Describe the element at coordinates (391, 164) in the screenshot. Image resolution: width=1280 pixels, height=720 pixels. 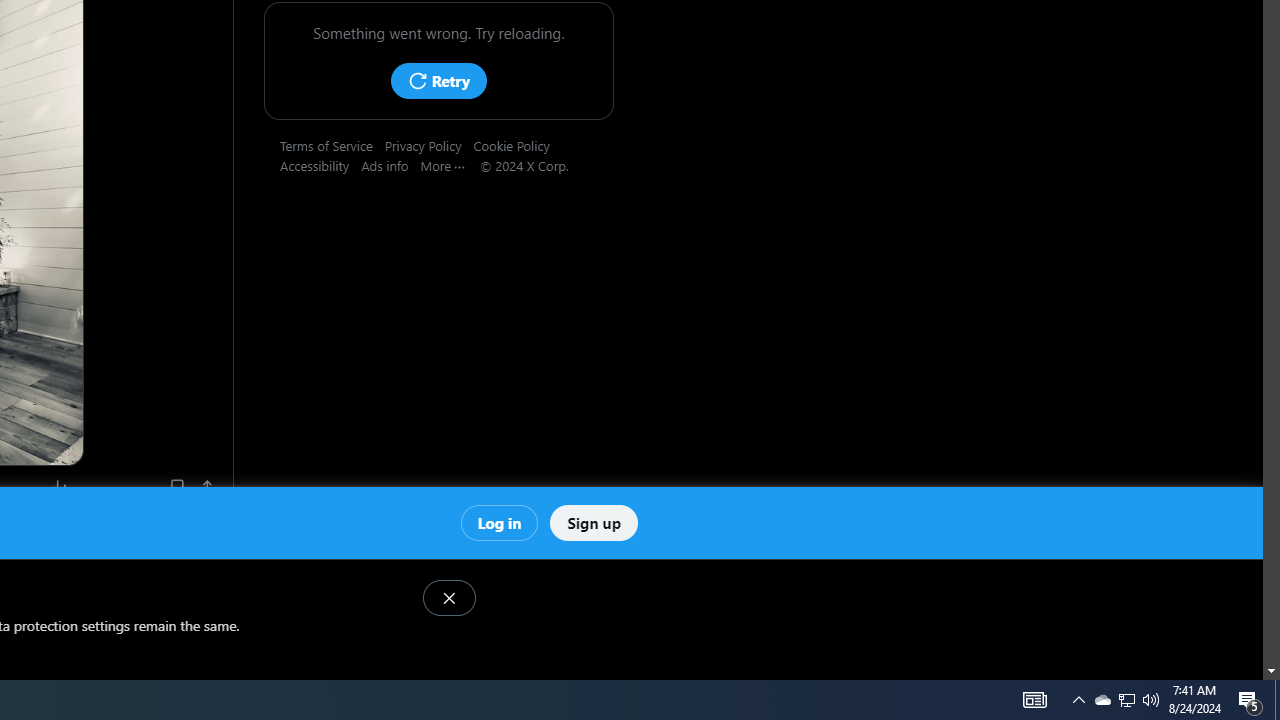
I see `'Ads info'` at that location.